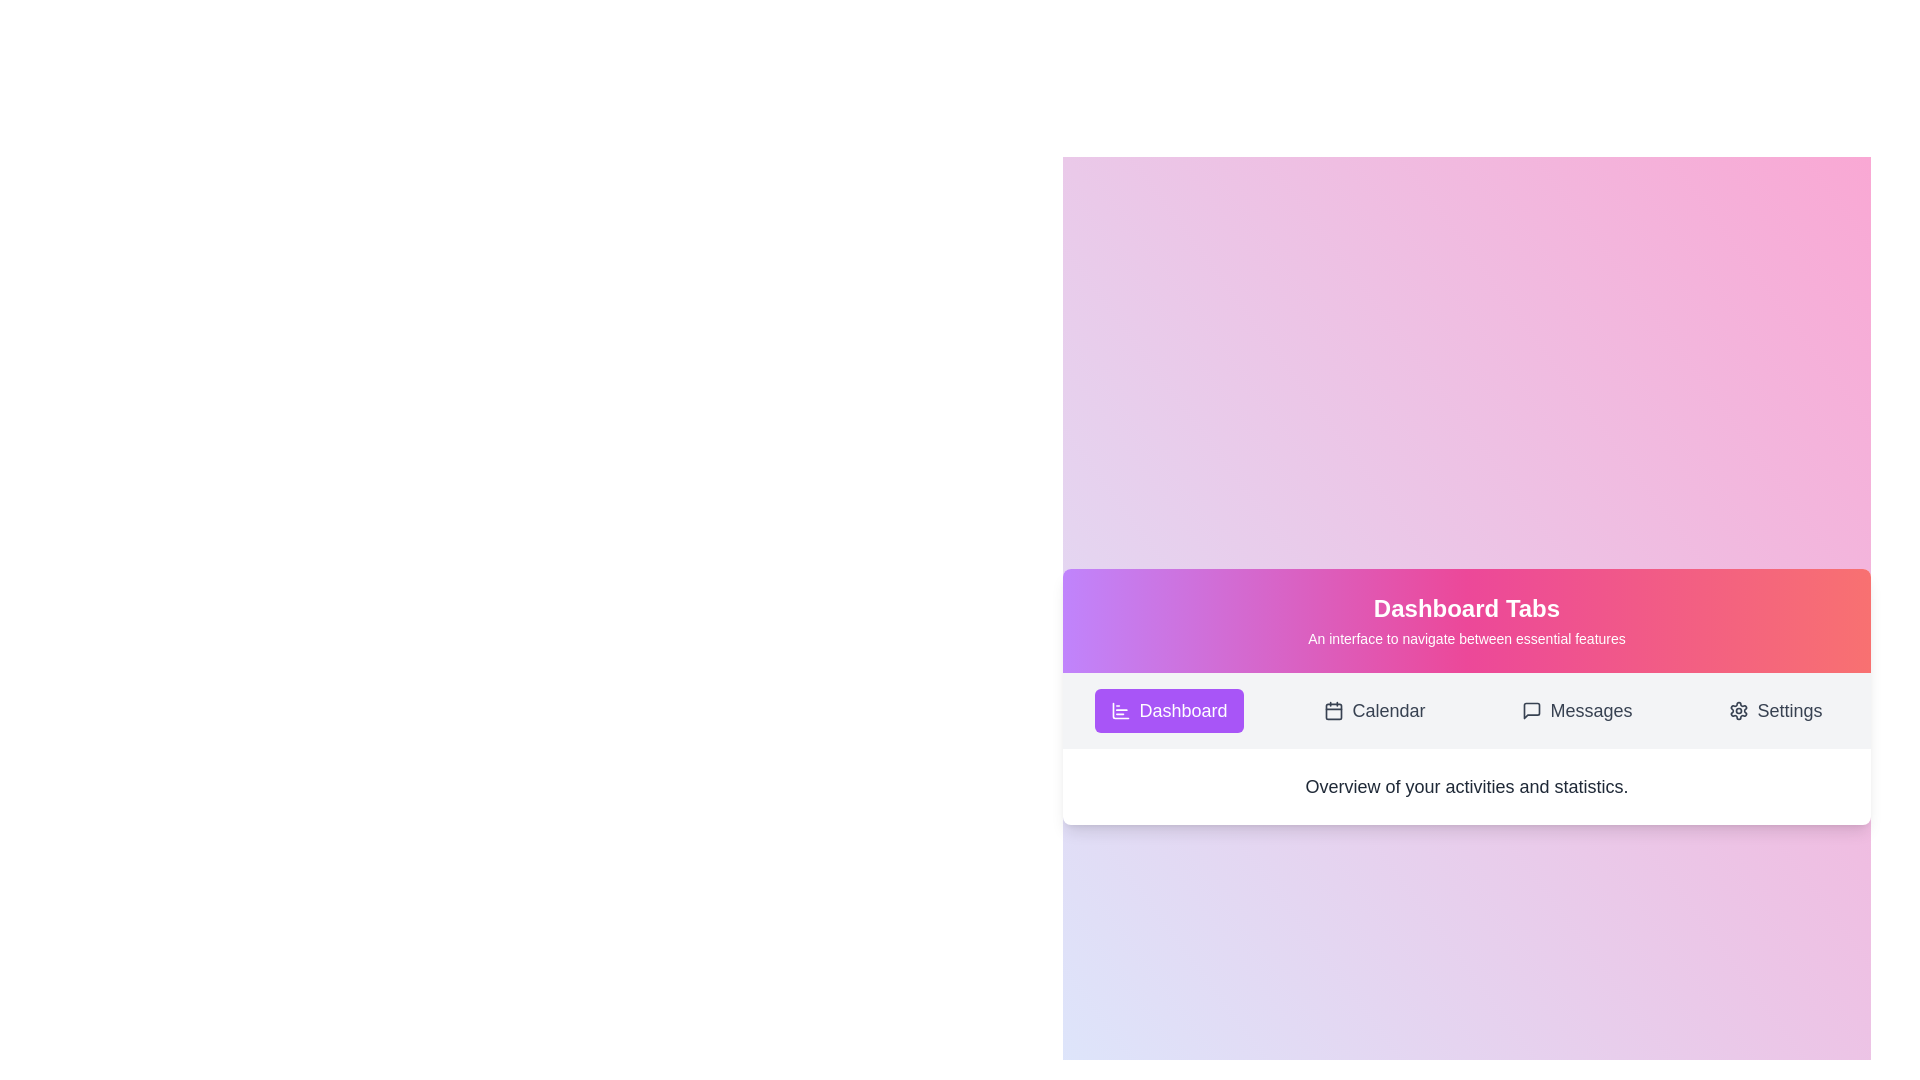  What do you see at coordinates (1576, 709) in the screenshot?
I see `the 'Messages' button, which is a rectangular button with a light gray background and a message bubble icon, located in the navigation bar between the 'Calendar' and 'Settings' buttons` at bounding box center [1576, 709].